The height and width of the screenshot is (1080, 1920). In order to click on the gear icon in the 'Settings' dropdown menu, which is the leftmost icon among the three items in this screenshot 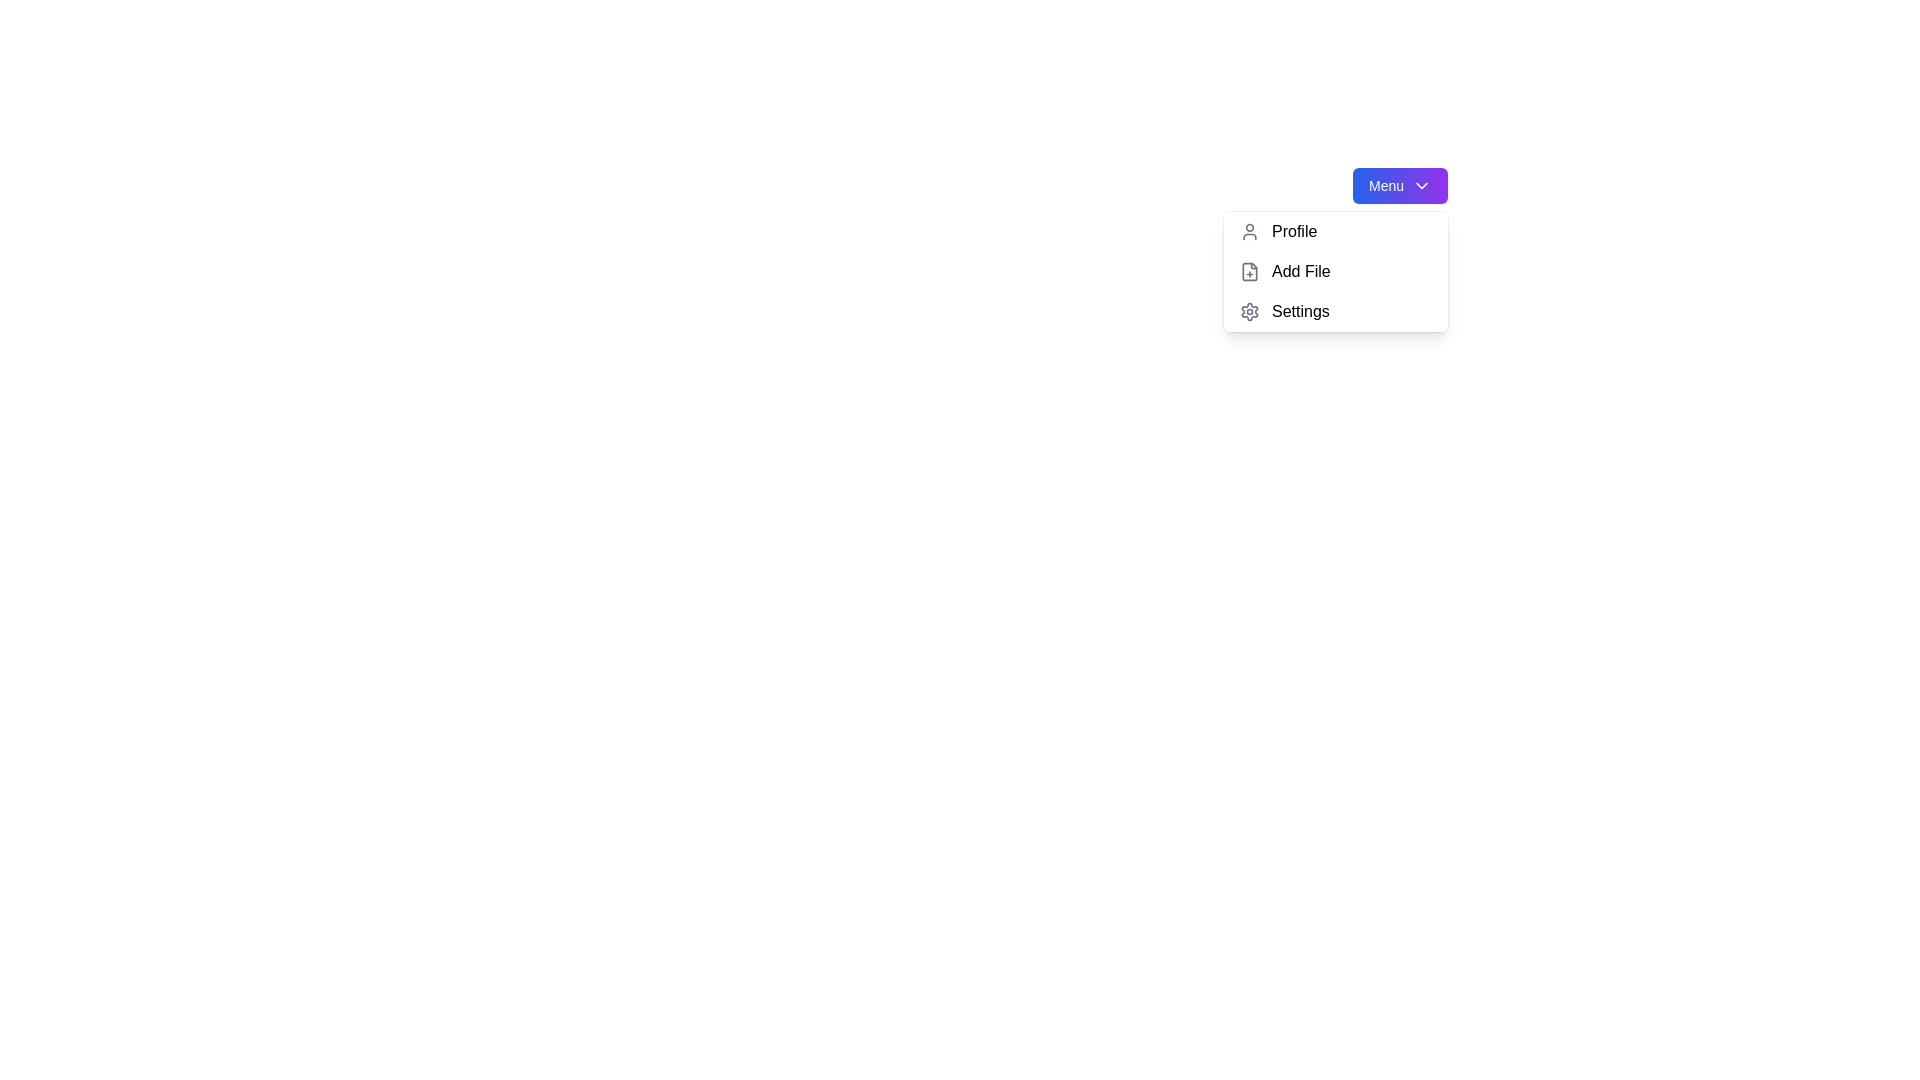, I will do `click(1249, 312)`.